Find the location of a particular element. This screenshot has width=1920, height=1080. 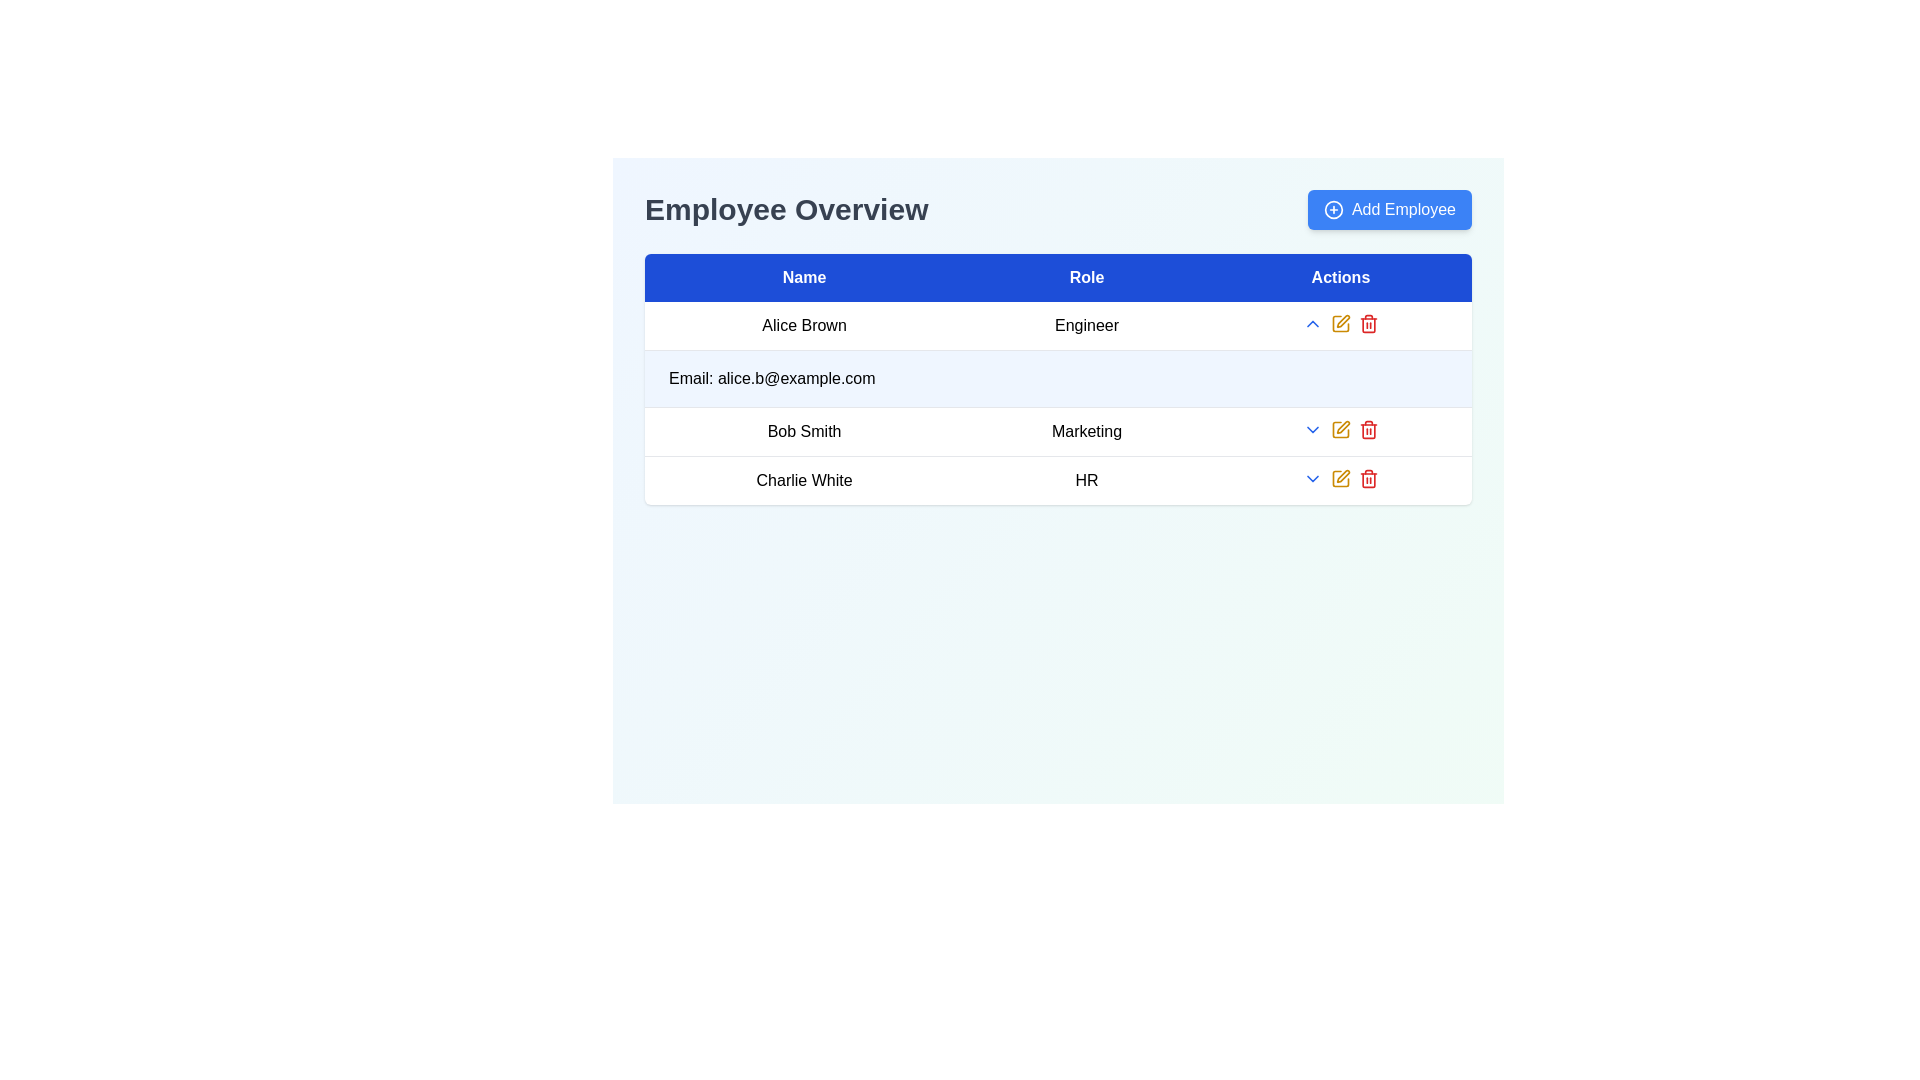

the circular vector graphics component that serves as an icon within the 'Add Employee' button to interact with the button is located at coordinates (1334, 209).